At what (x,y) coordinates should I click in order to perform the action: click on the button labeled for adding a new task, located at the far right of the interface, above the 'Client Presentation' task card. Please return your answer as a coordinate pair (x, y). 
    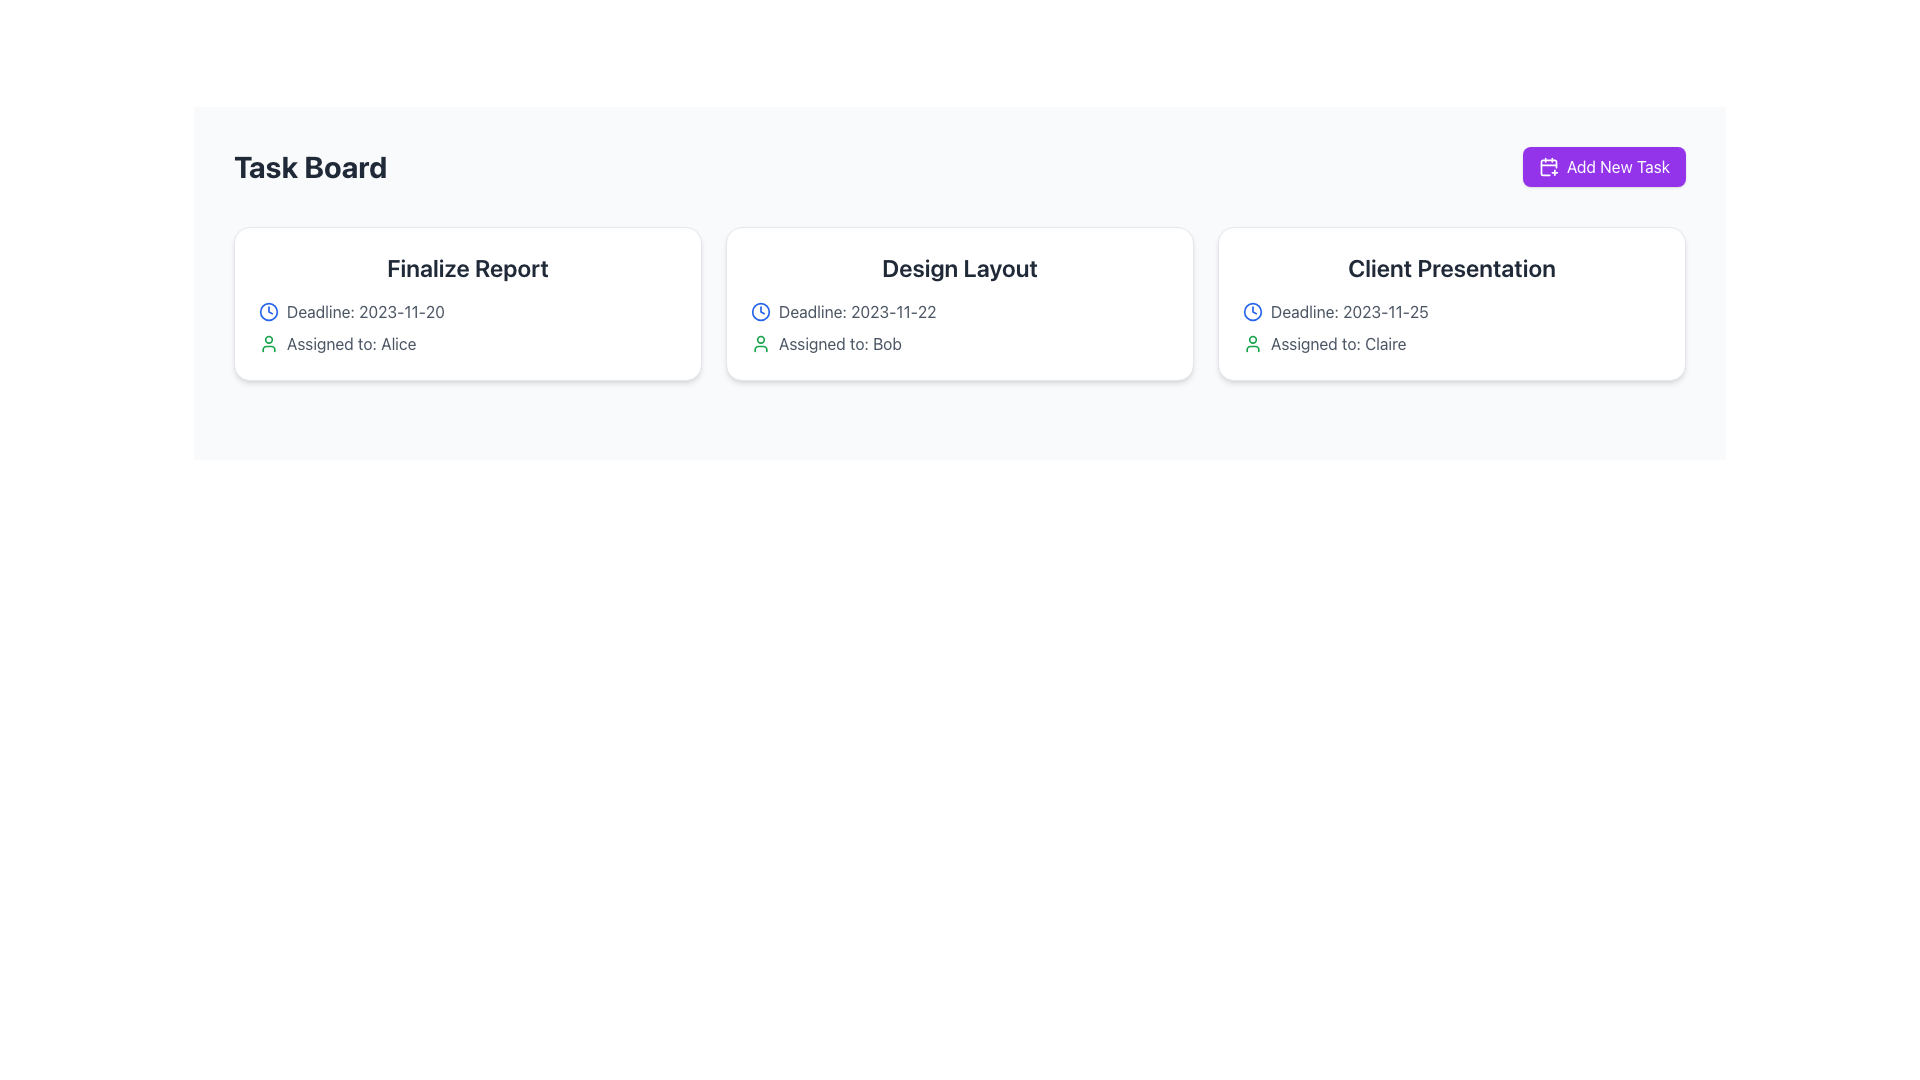
    Looking at the image, I should click on (1618, 165).